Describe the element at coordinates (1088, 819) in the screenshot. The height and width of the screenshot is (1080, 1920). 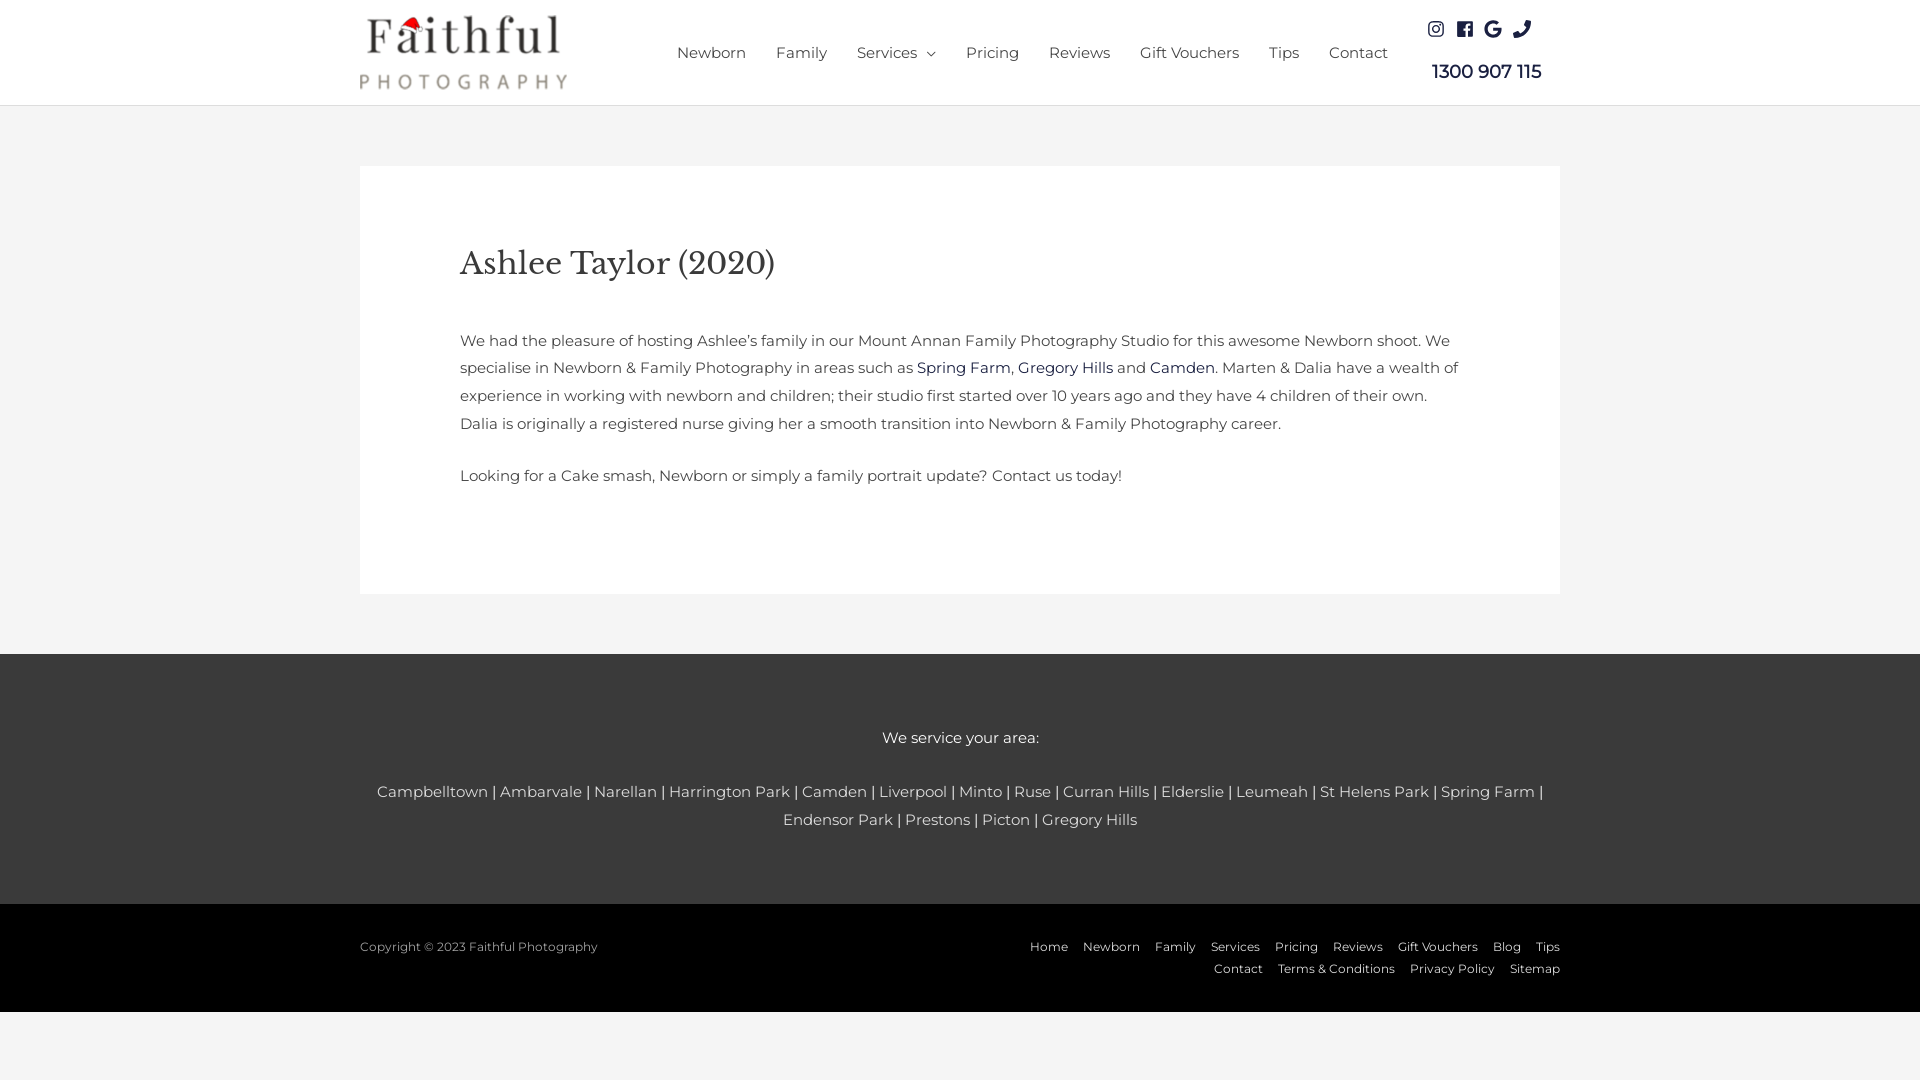
I see `'Gregory Hills'` at that location.